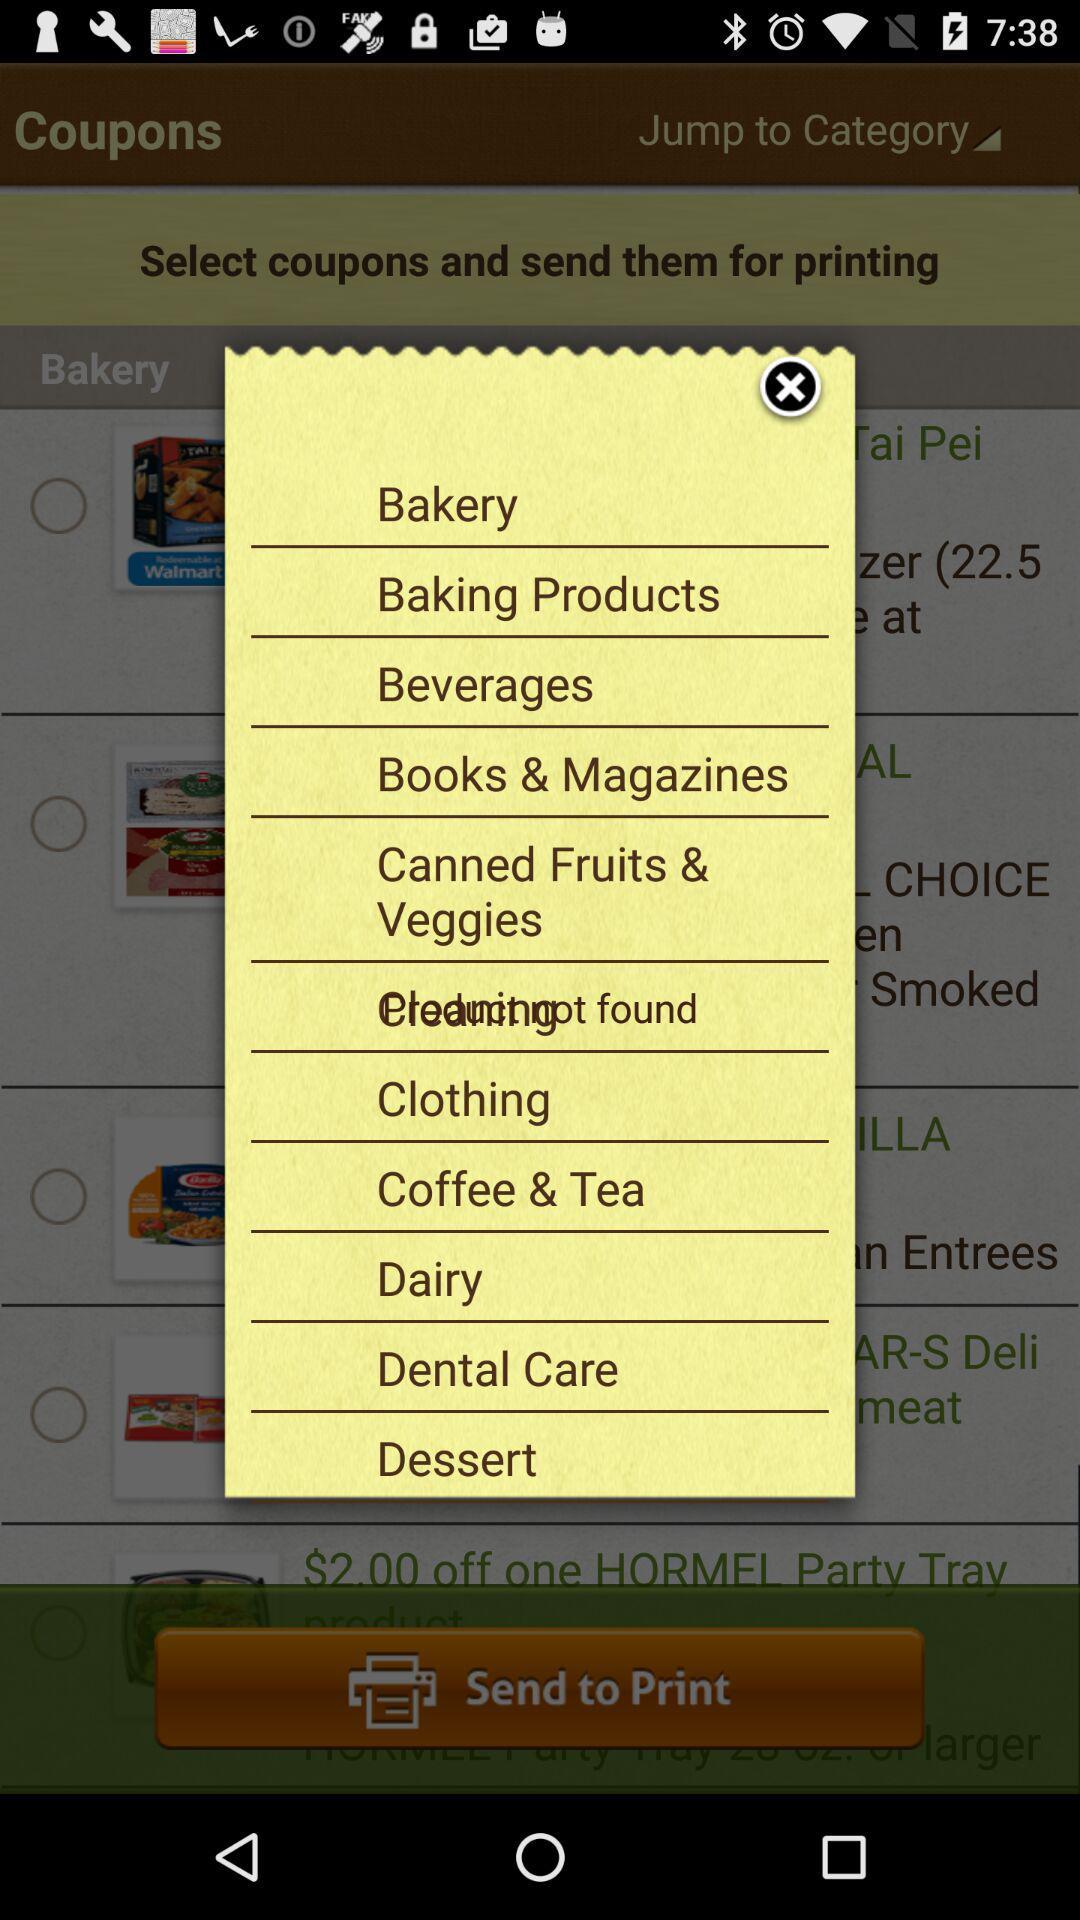  What do you see at coordinates (594, 1457) in the screenshot?
I see `the dessert item` at bounding box center [594, 1457].